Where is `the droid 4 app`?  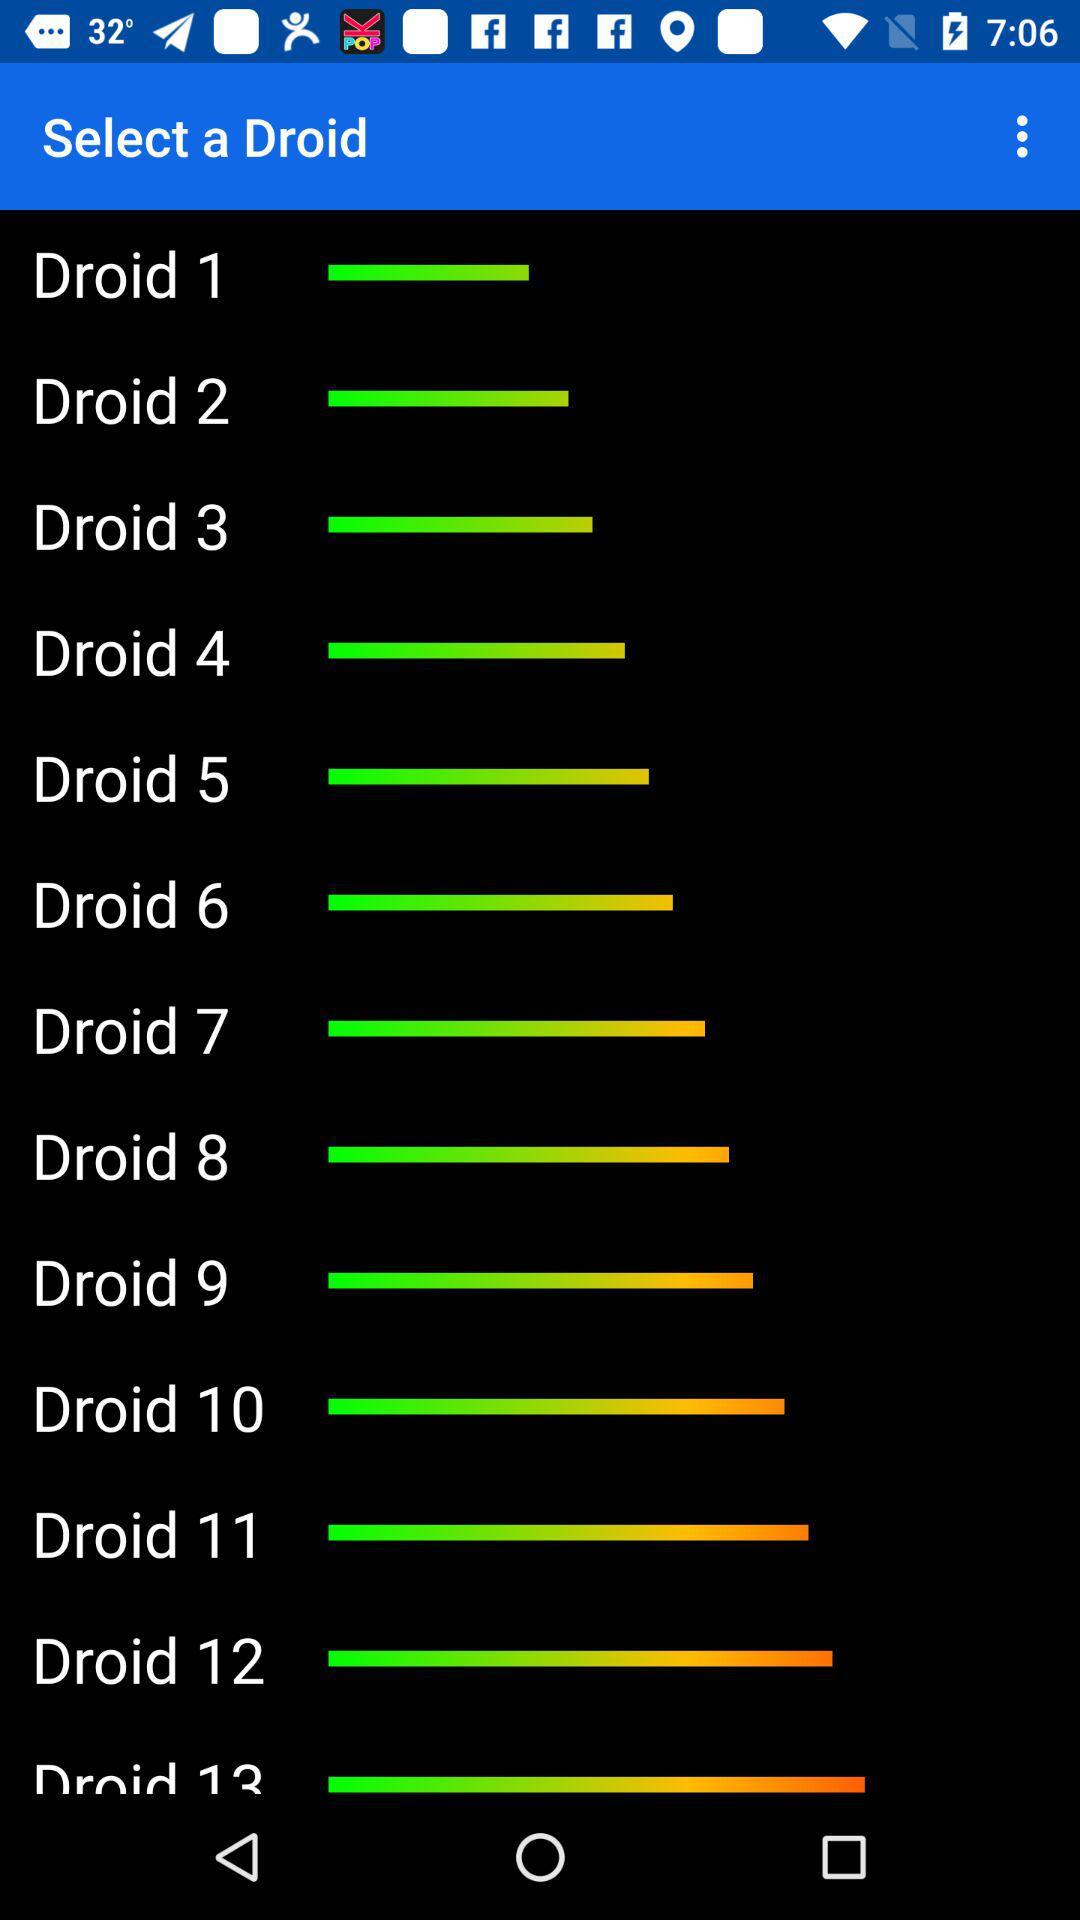 the droid 4 app is located at coordinates (147, 651).